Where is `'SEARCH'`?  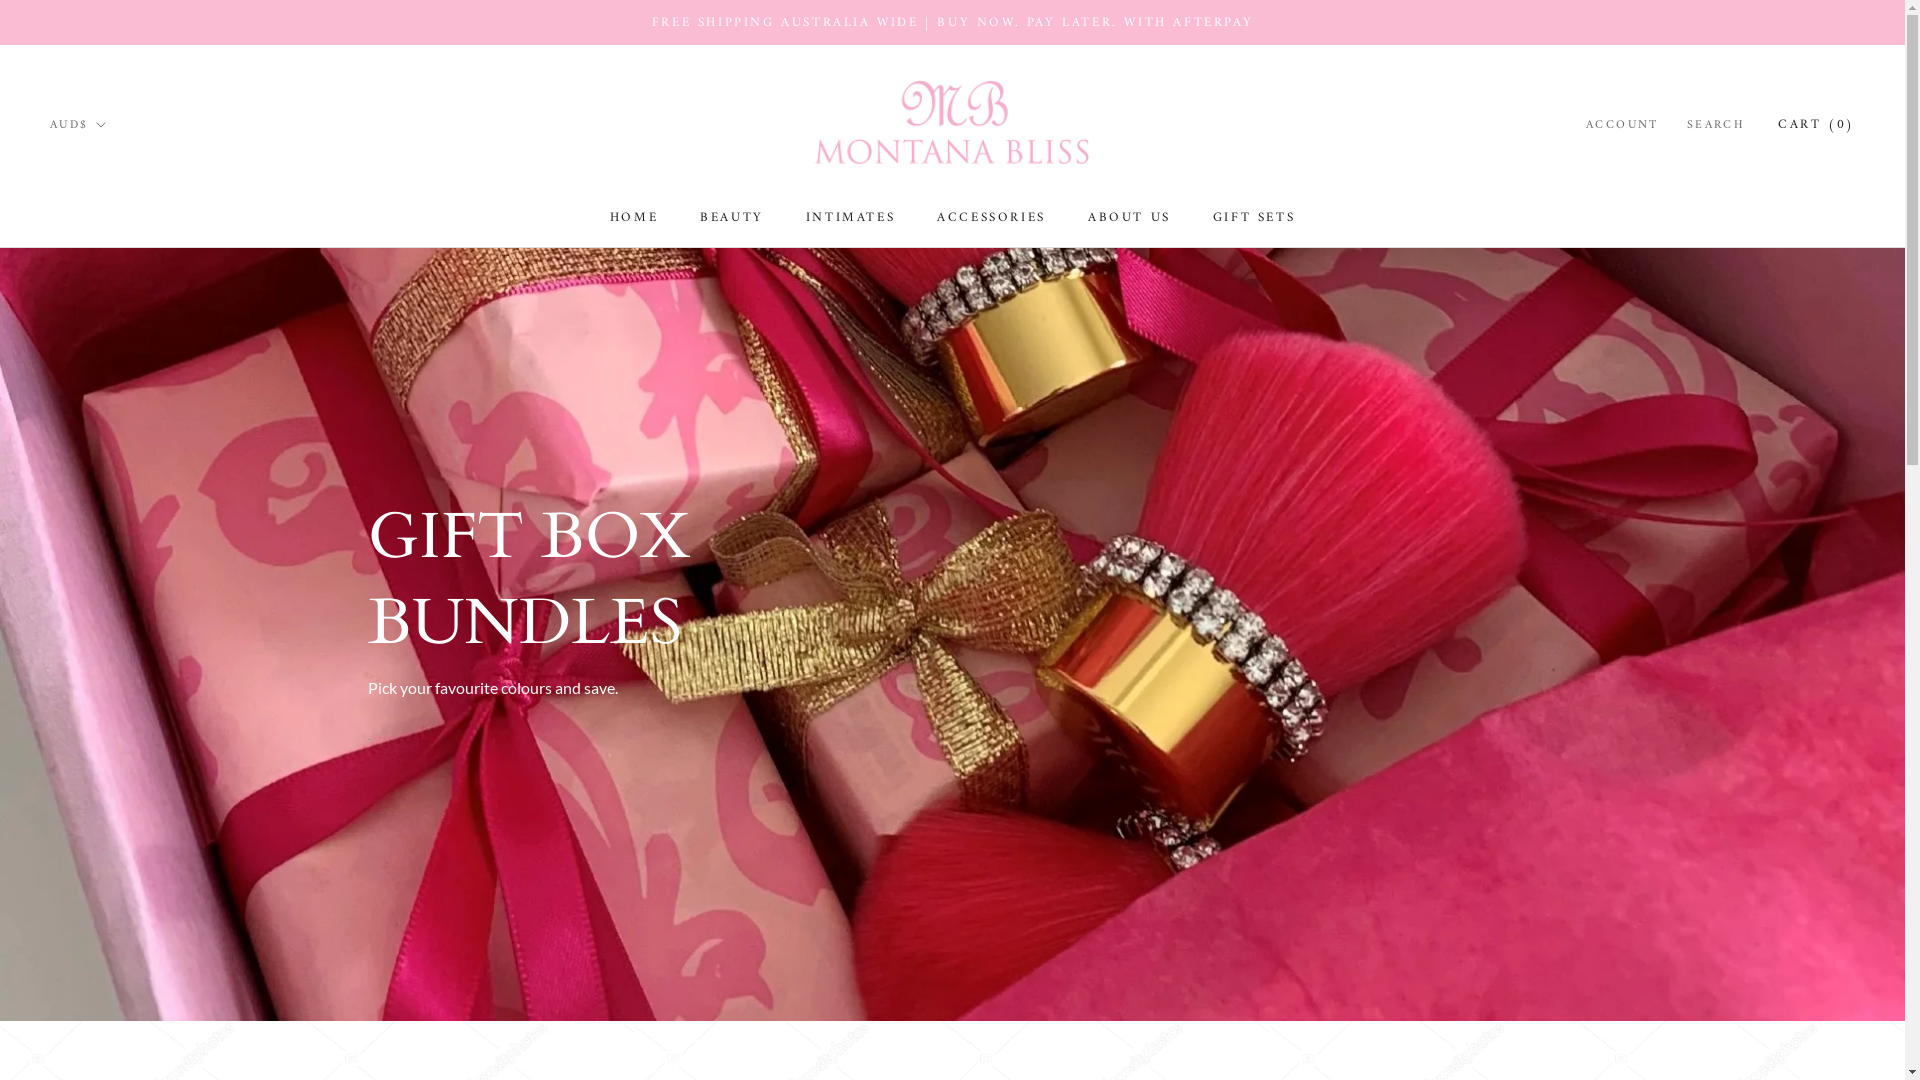 'SEARCH' is located at coordinates (1715, 126).